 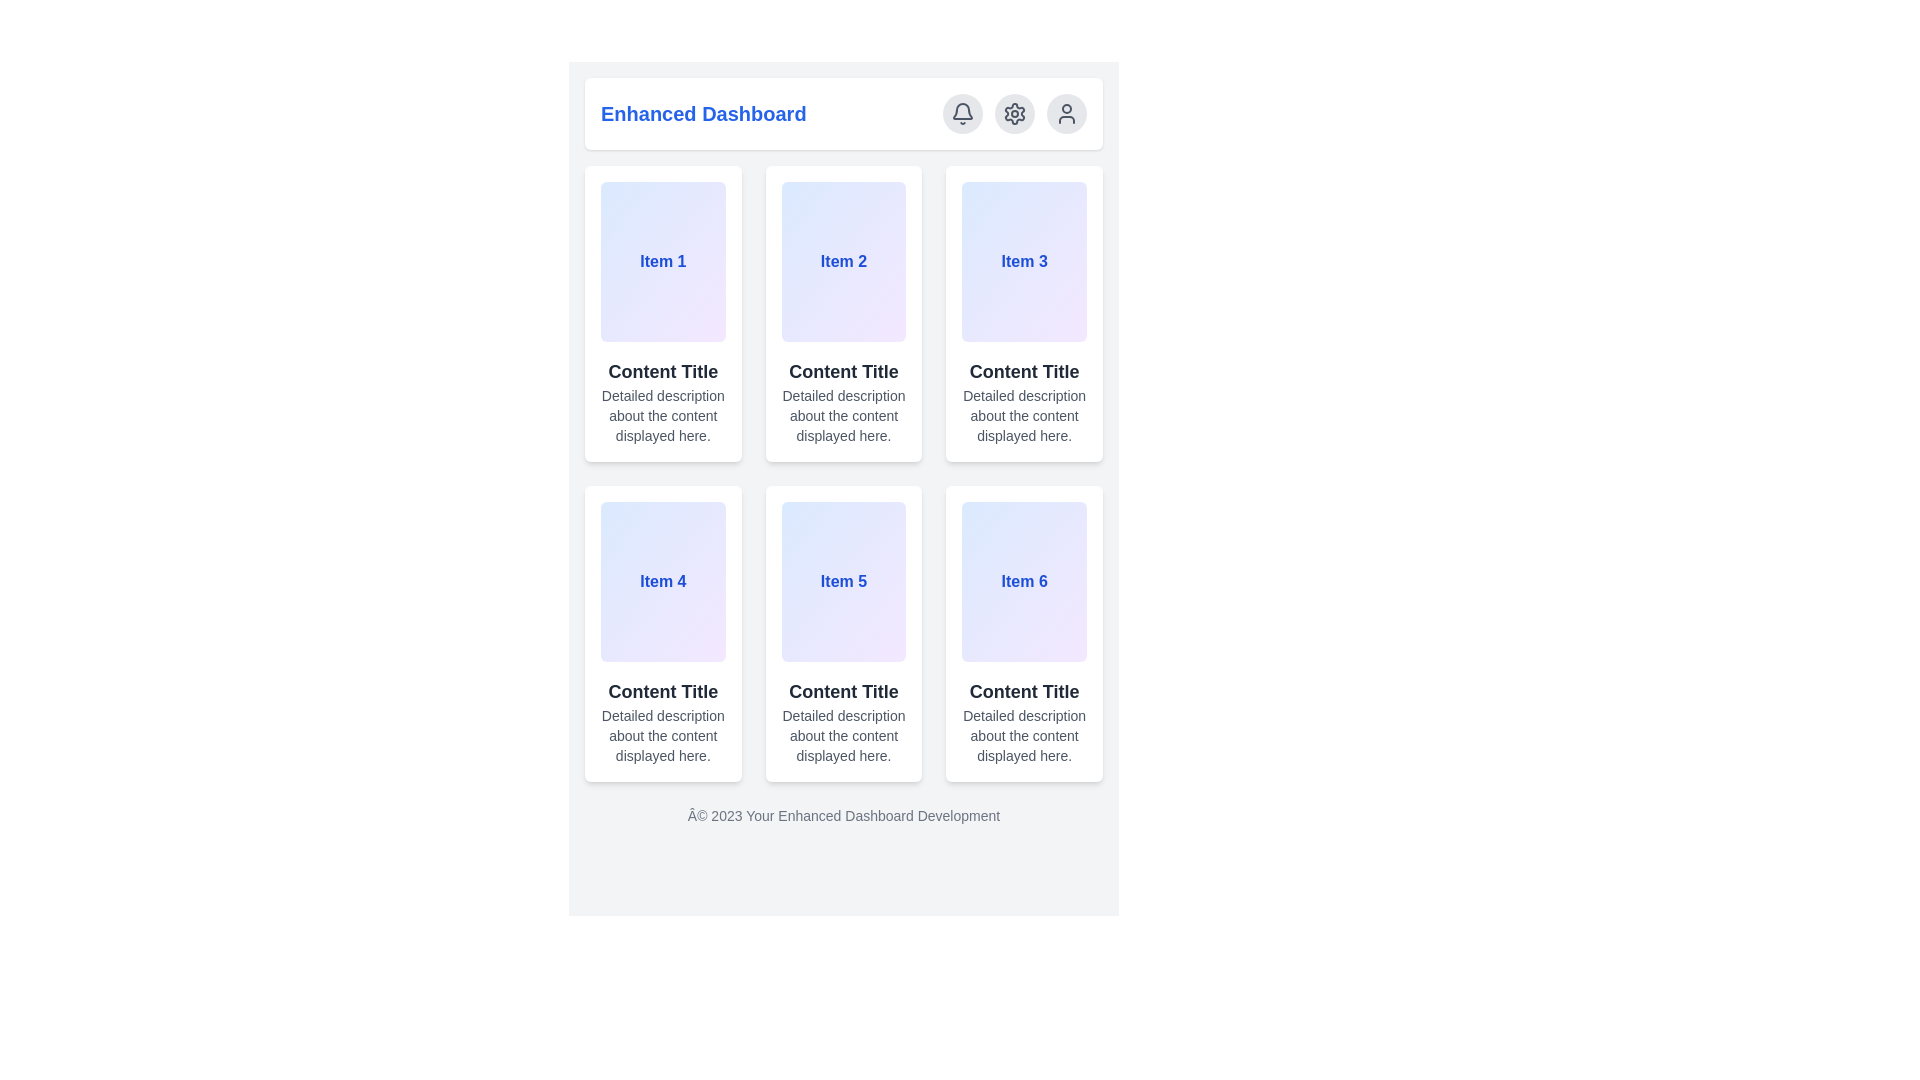 What do you see at coordinates (844, 371) in the screenshot?
I see `the Text Label that serves as the title of the content displayed in the block` at bounding box center [844, 371].